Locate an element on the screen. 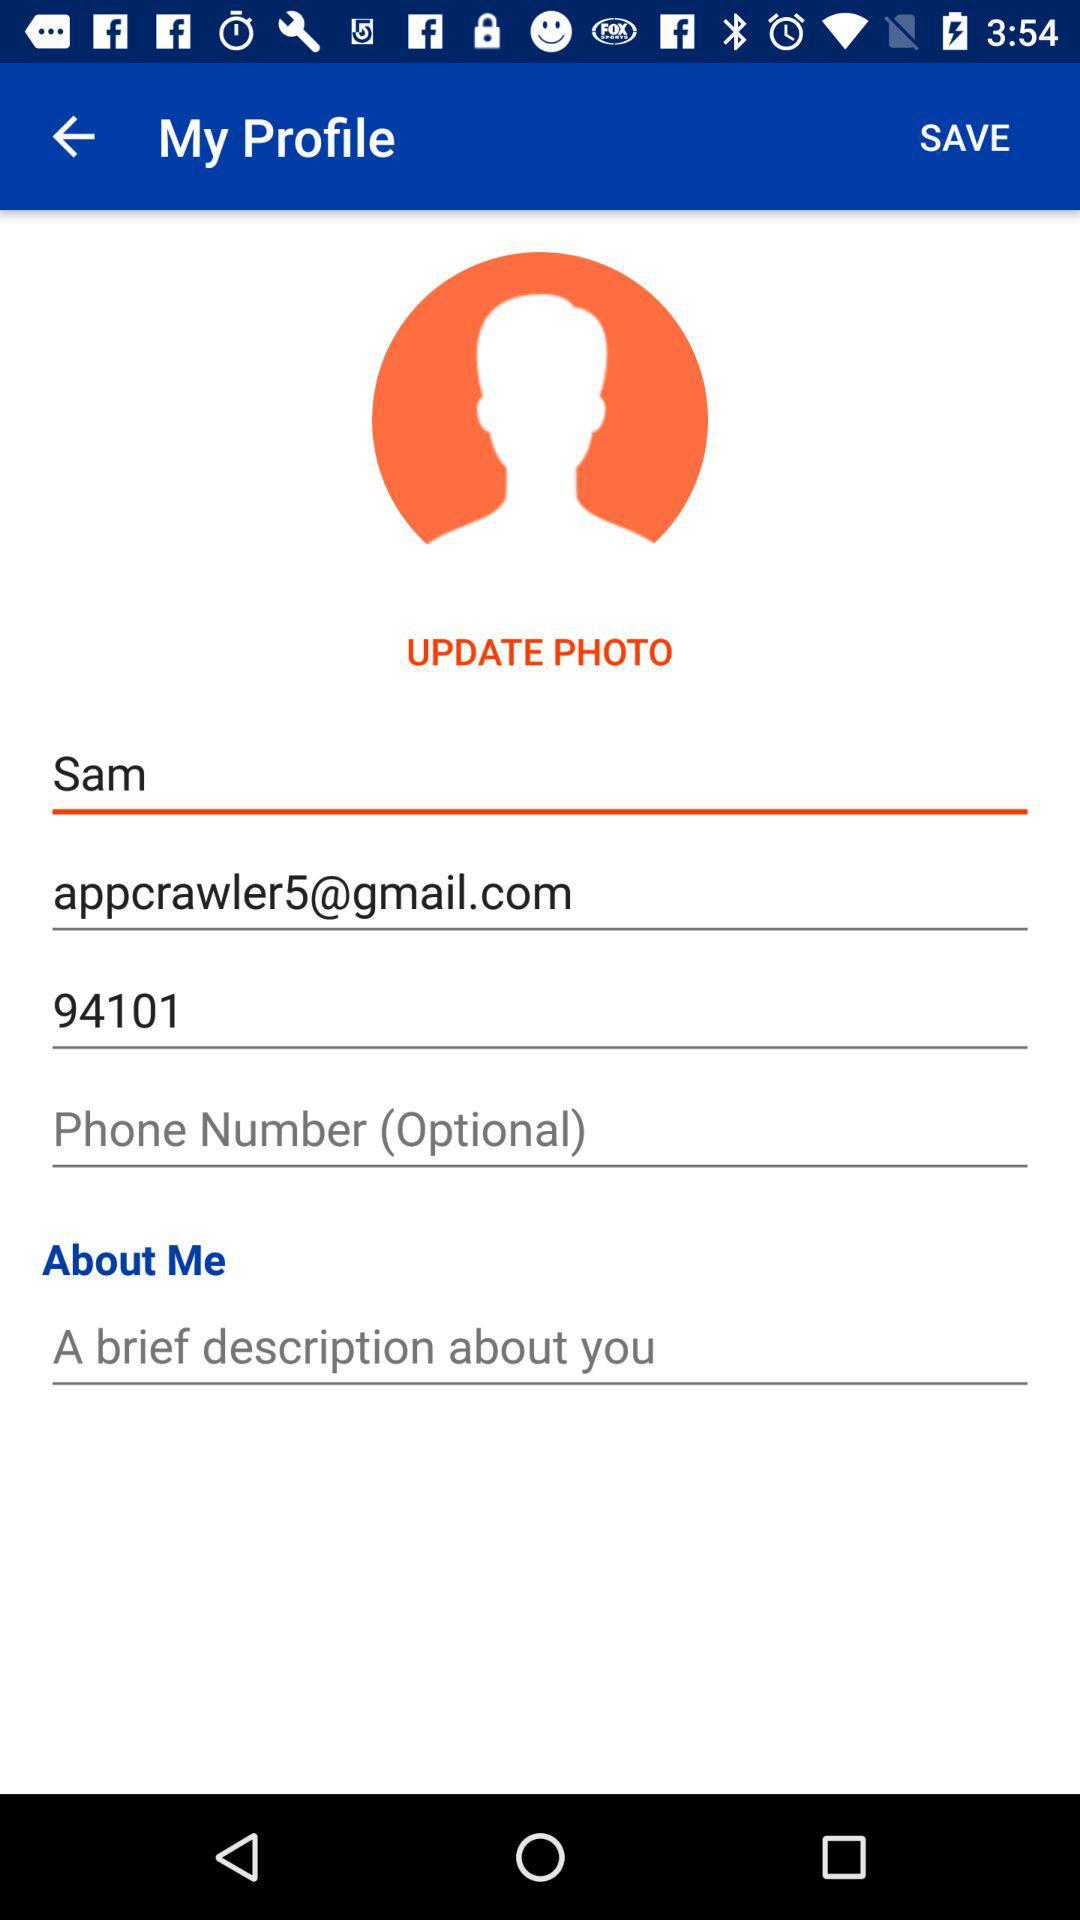 The image size is (1080, 1920). phone number entry is located at coordinates (540, 1128).